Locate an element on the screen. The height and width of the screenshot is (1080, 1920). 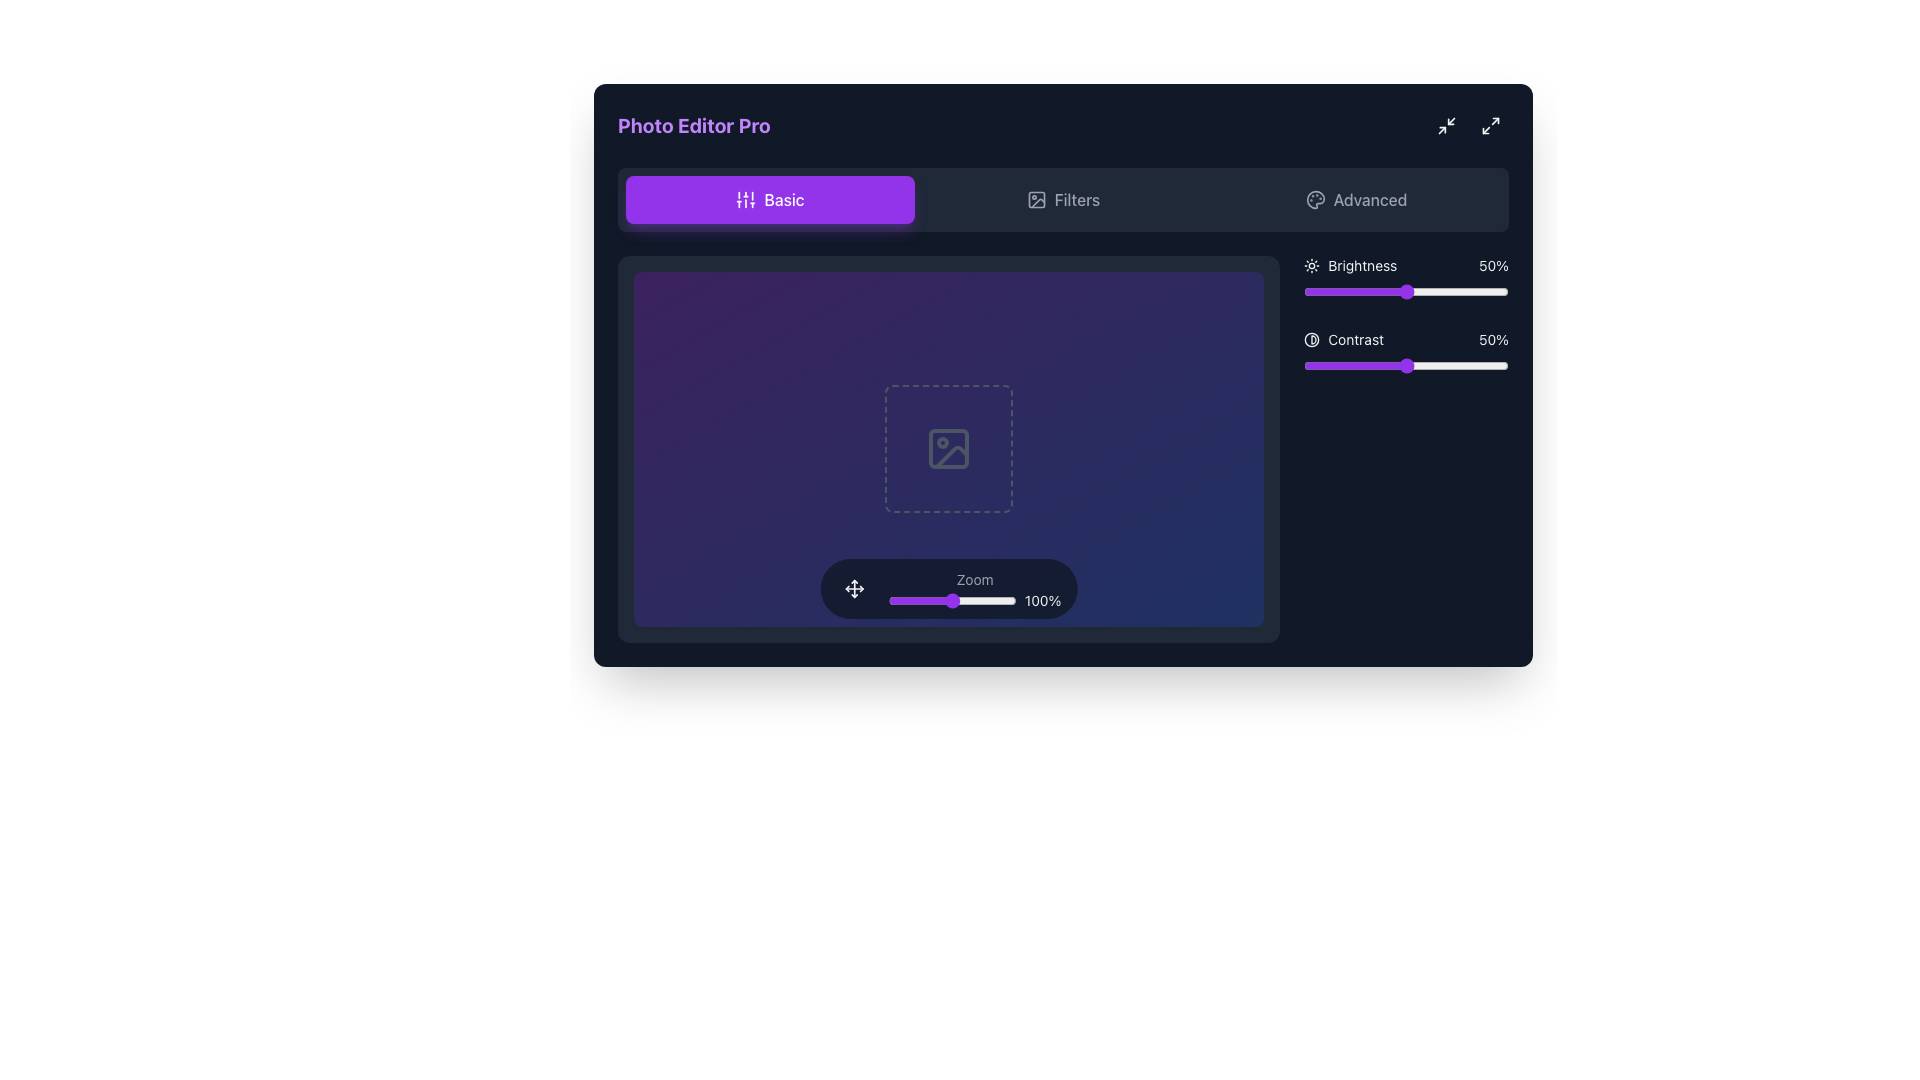
the 'Brightness' text display which shows '50%' indicating the current brightness level, located in the right pane above the brightness adjustment slider is located at coordinates (1405, 265).